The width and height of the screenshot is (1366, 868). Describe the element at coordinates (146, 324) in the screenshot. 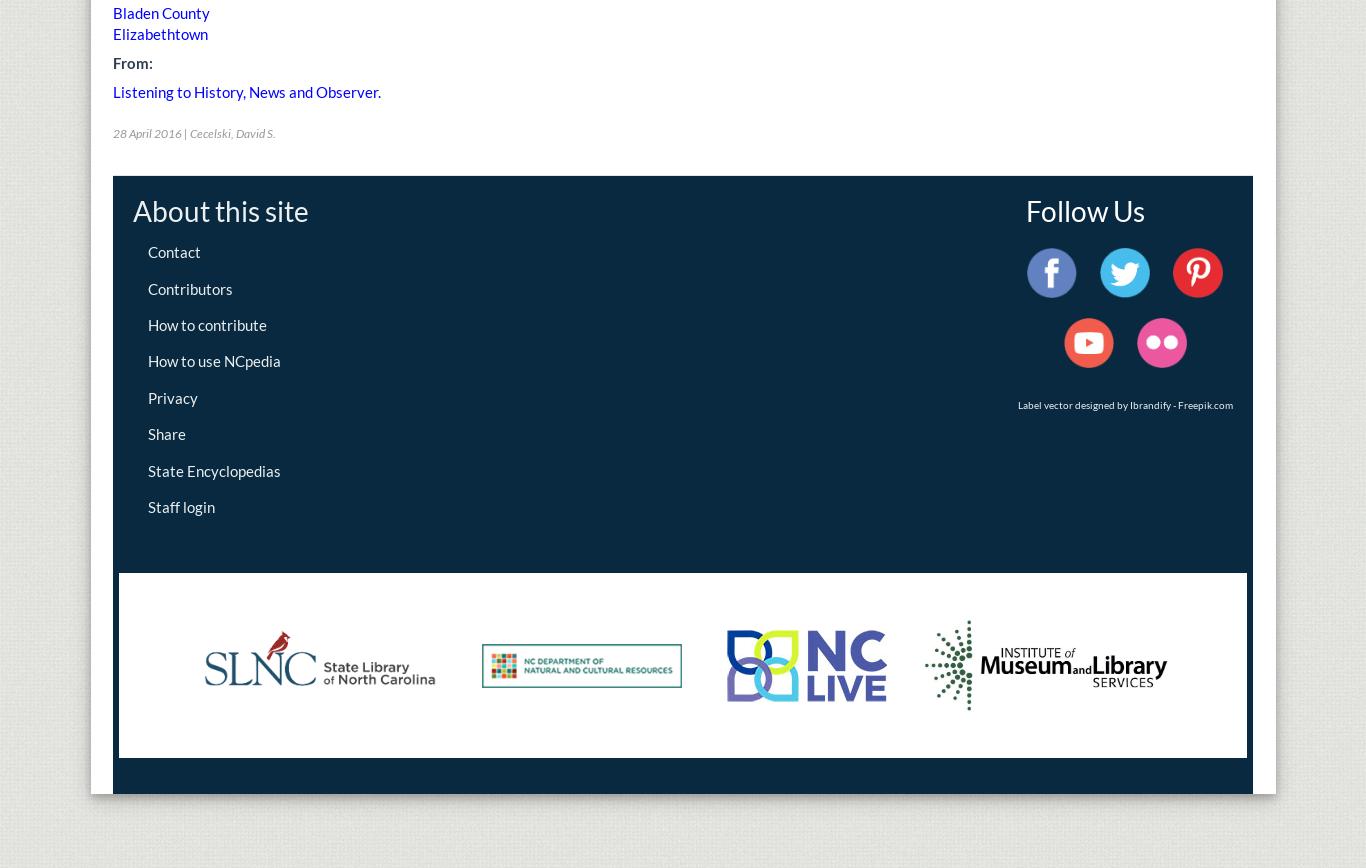

I see `'How to contribute'` at that location.